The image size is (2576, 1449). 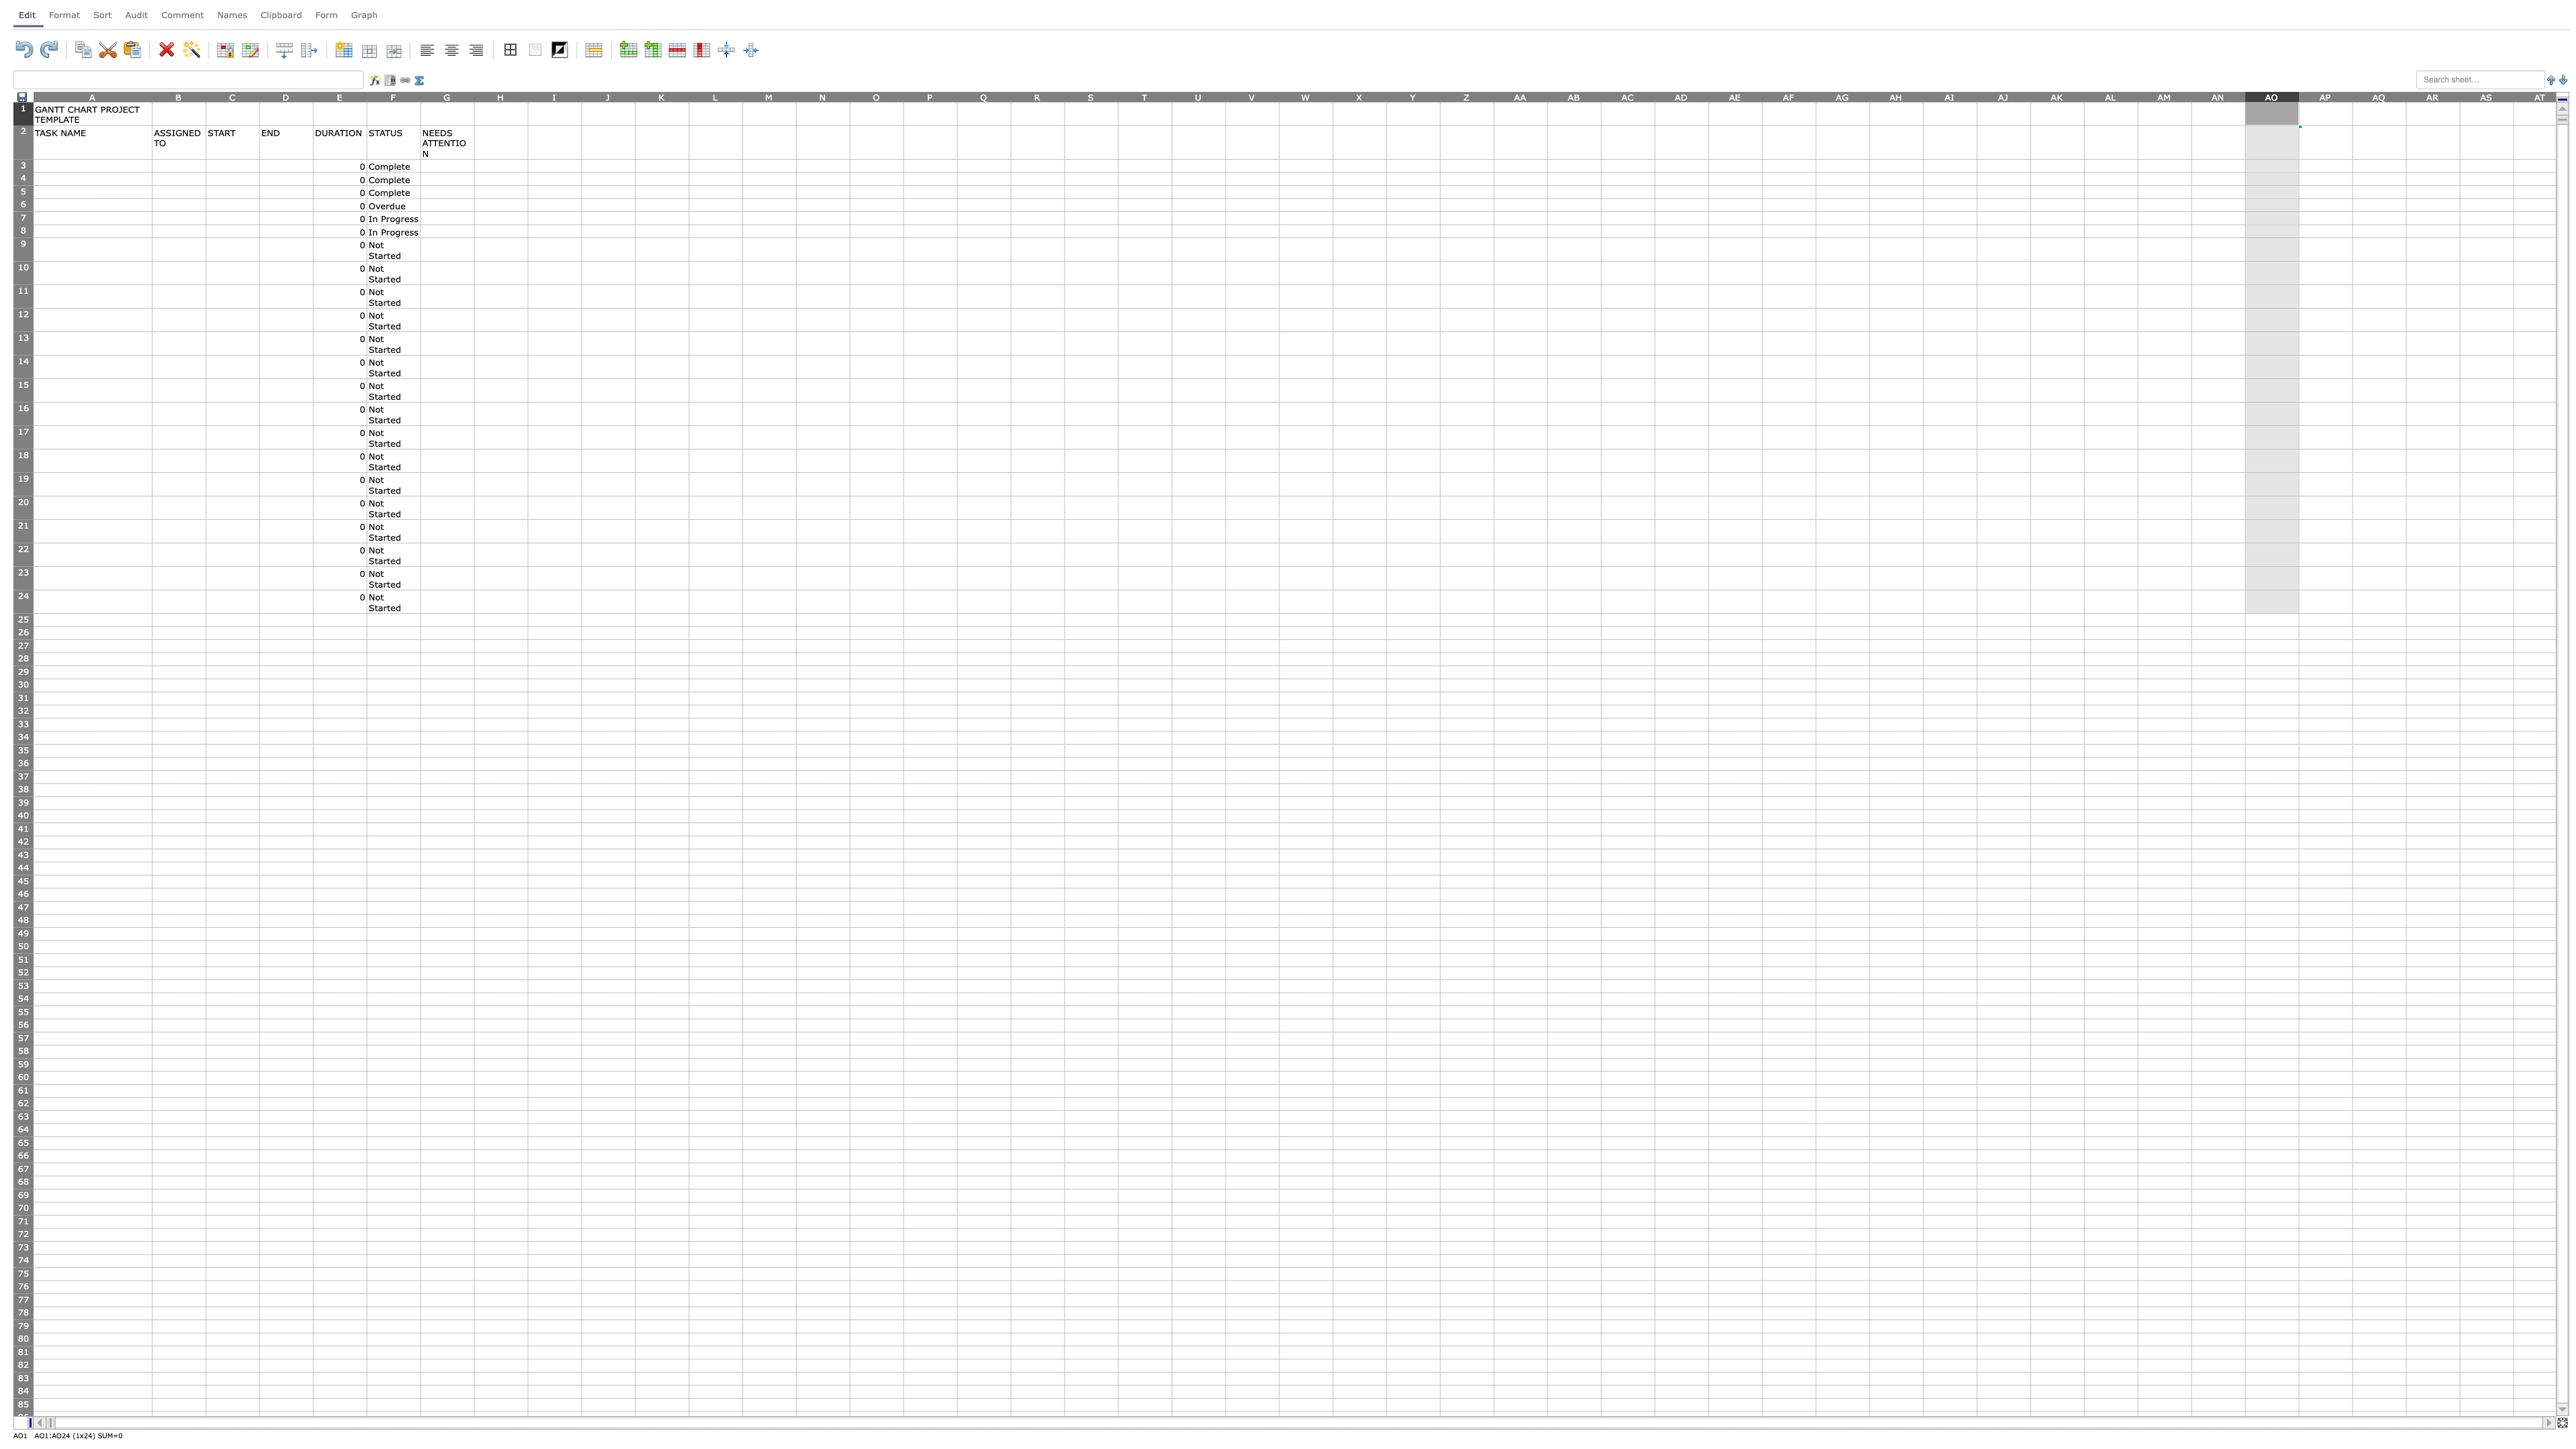 I want to click on the right edge of column AP, for next step resizing the column, so click(x=2352, y=95).